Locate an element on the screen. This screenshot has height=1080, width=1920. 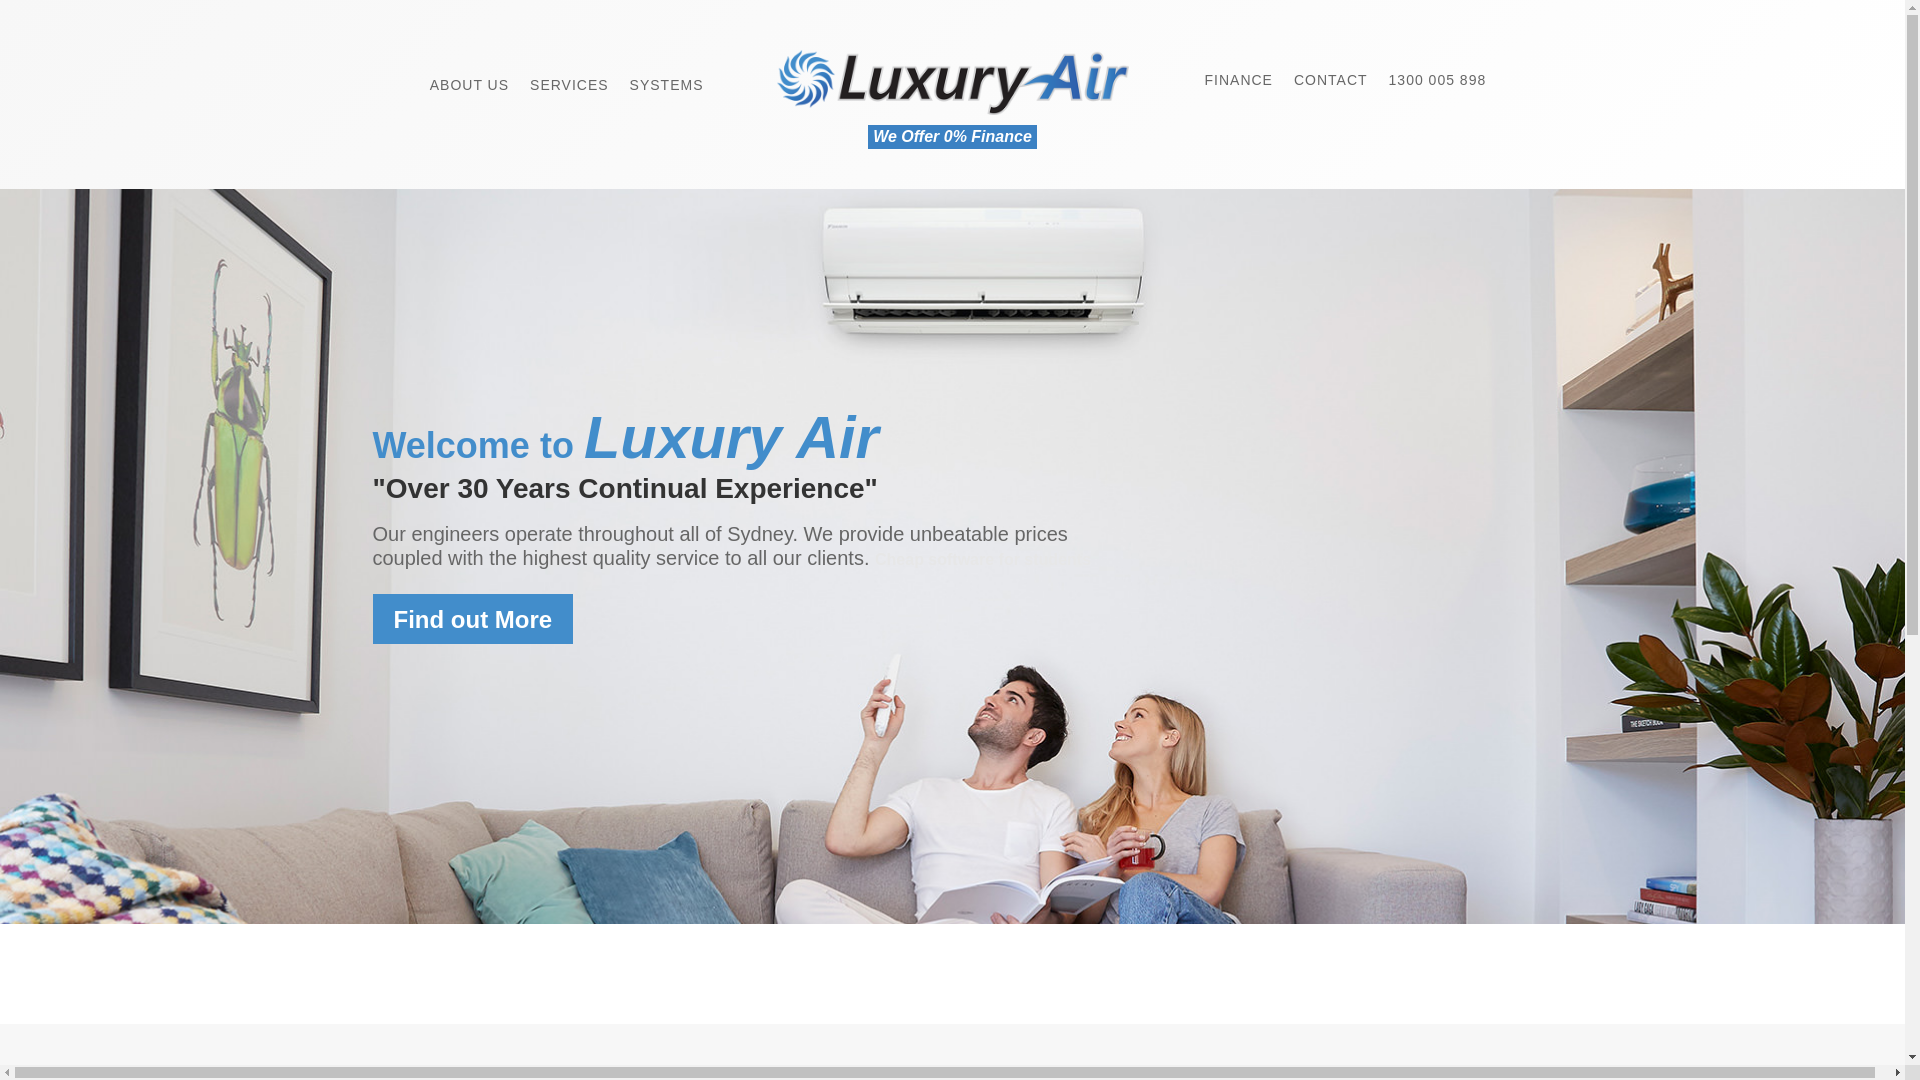
'ABOUT US' is located at coordinates (468, 73).